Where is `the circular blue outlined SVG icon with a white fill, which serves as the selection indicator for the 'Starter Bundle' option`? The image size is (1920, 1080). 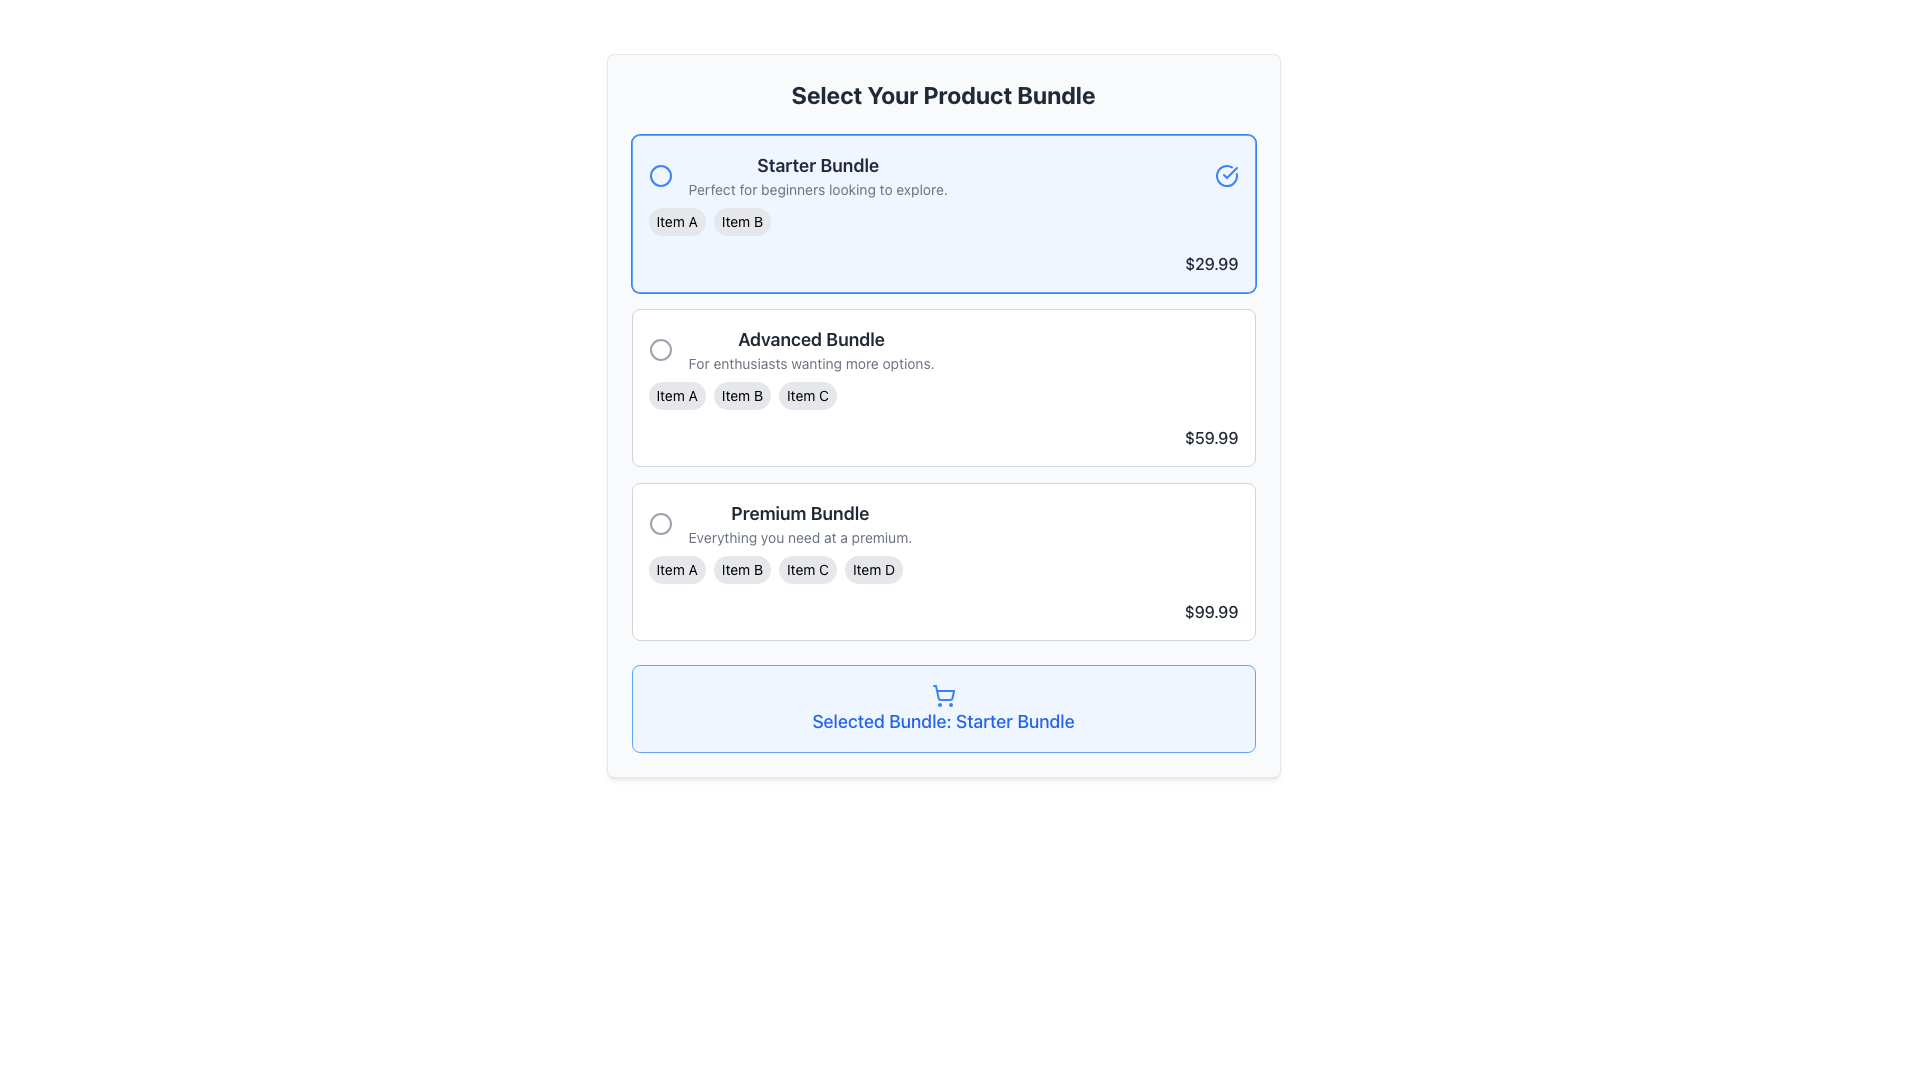
the circular blue outlined SVG icon with a white fill, which serves as the selection indicator for the 'Starter Bundle' option is located at coordinates (660, 175).